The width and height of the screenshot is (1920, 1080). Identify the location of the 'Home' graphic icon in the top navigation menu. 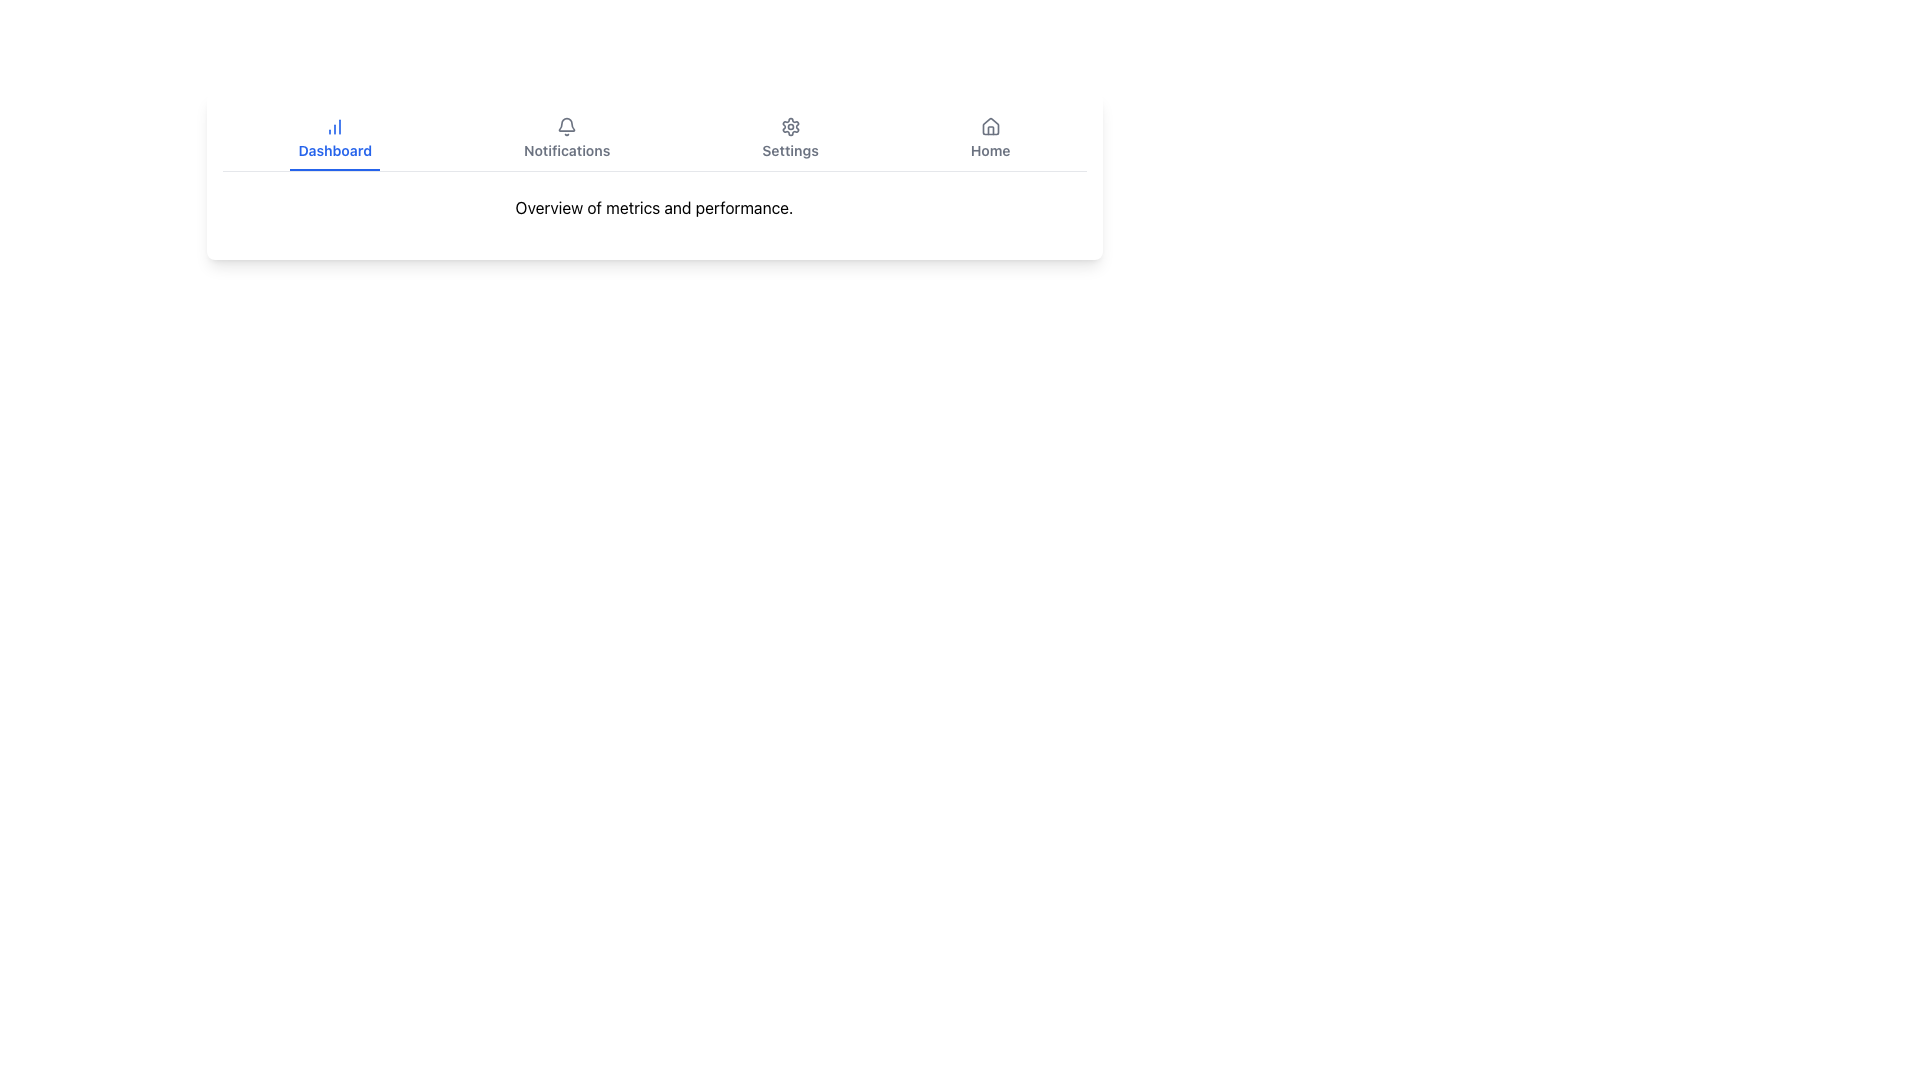
(990, 126).